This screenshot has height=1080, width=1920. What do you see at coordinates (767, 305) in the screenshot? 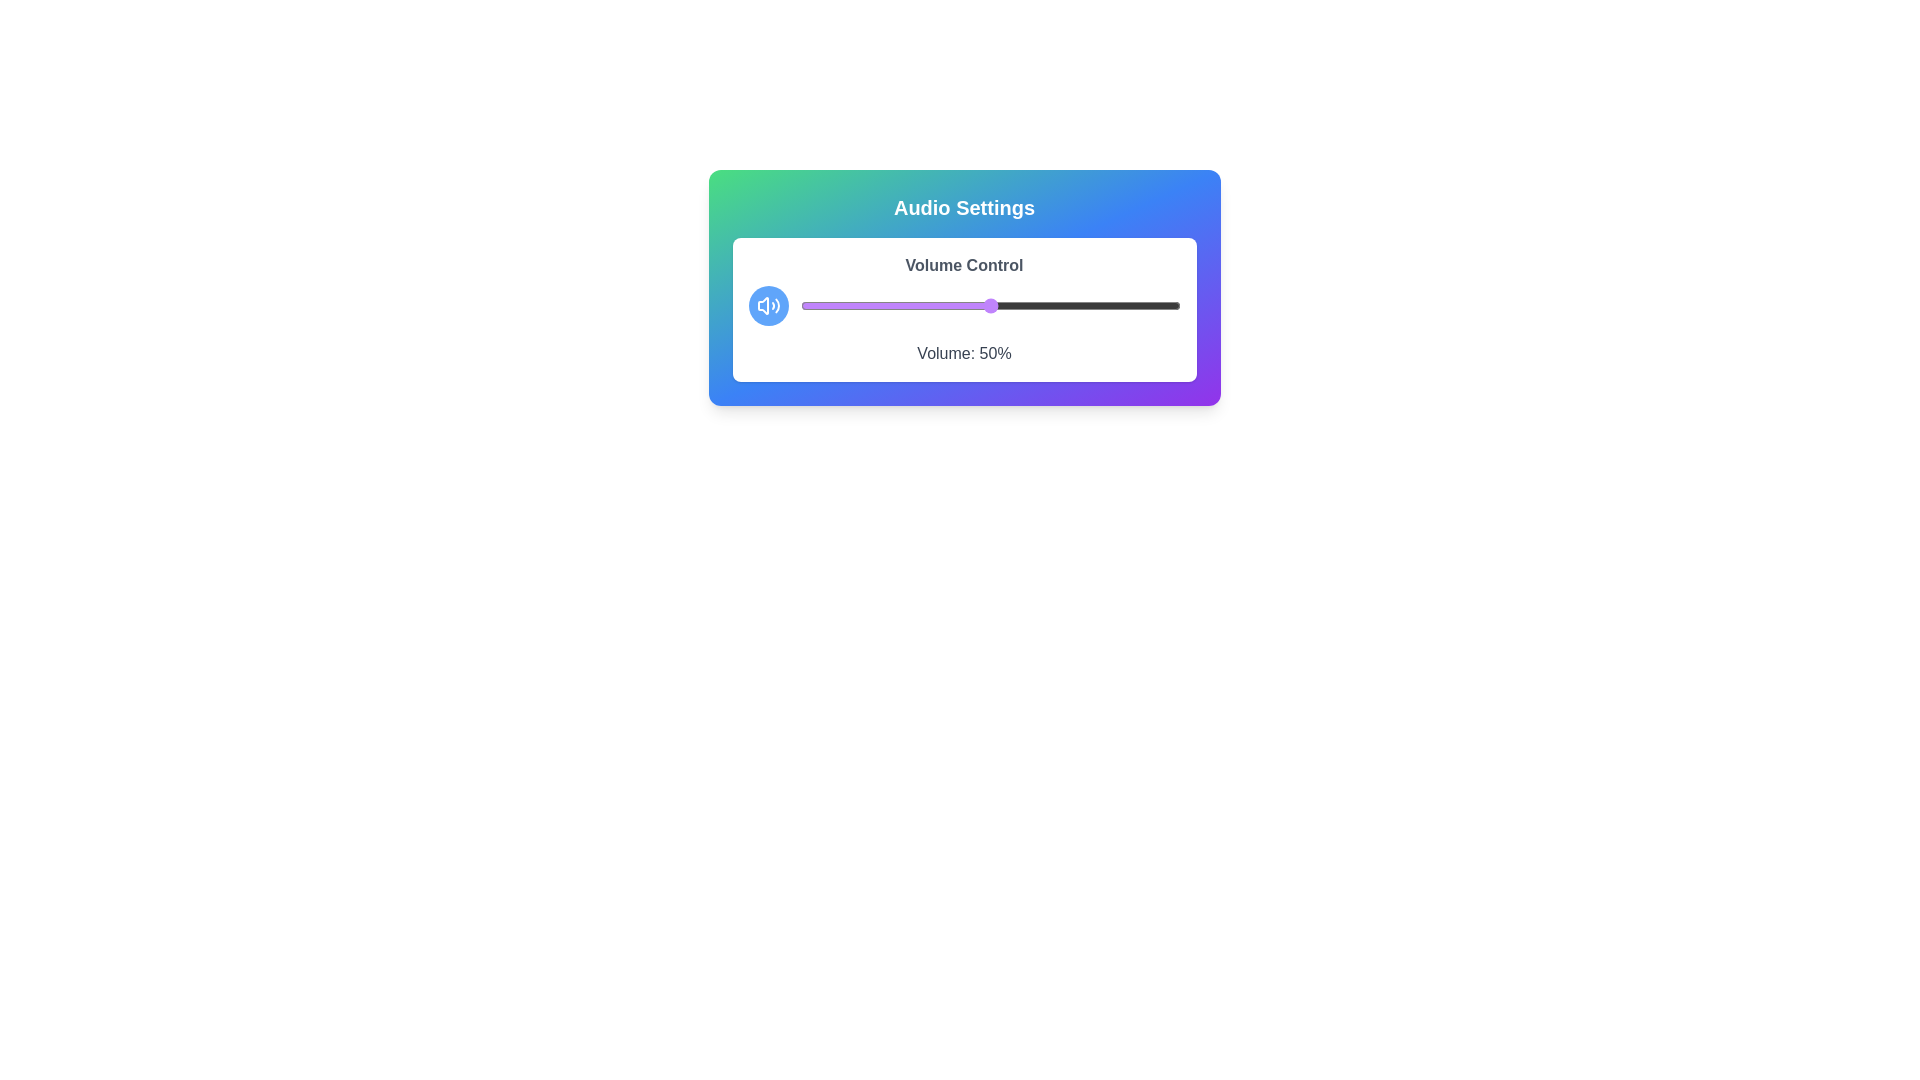
I see `the circular blue button with a white speaker icon` at bounding box center [767, 305].